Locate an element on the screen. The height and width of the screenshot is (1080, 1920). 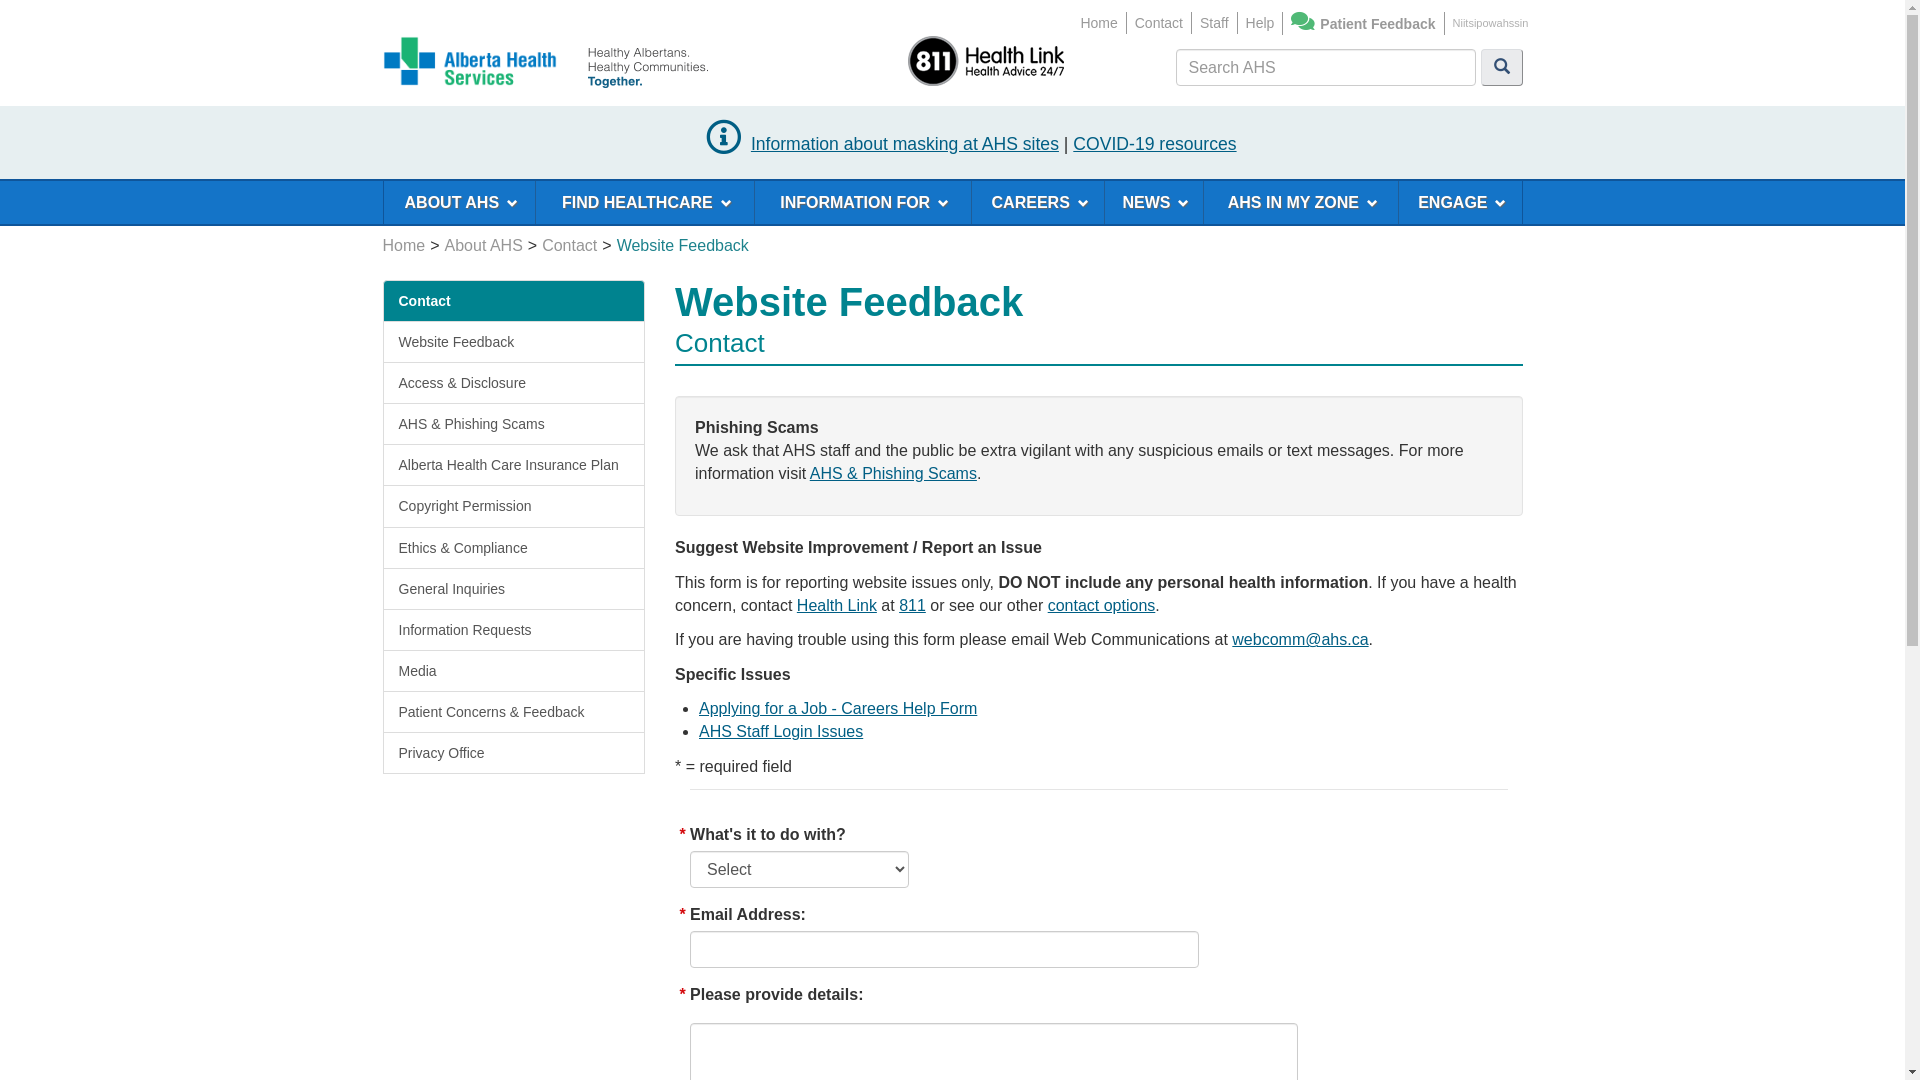
'Help' is located at coordinates (1259, 23).